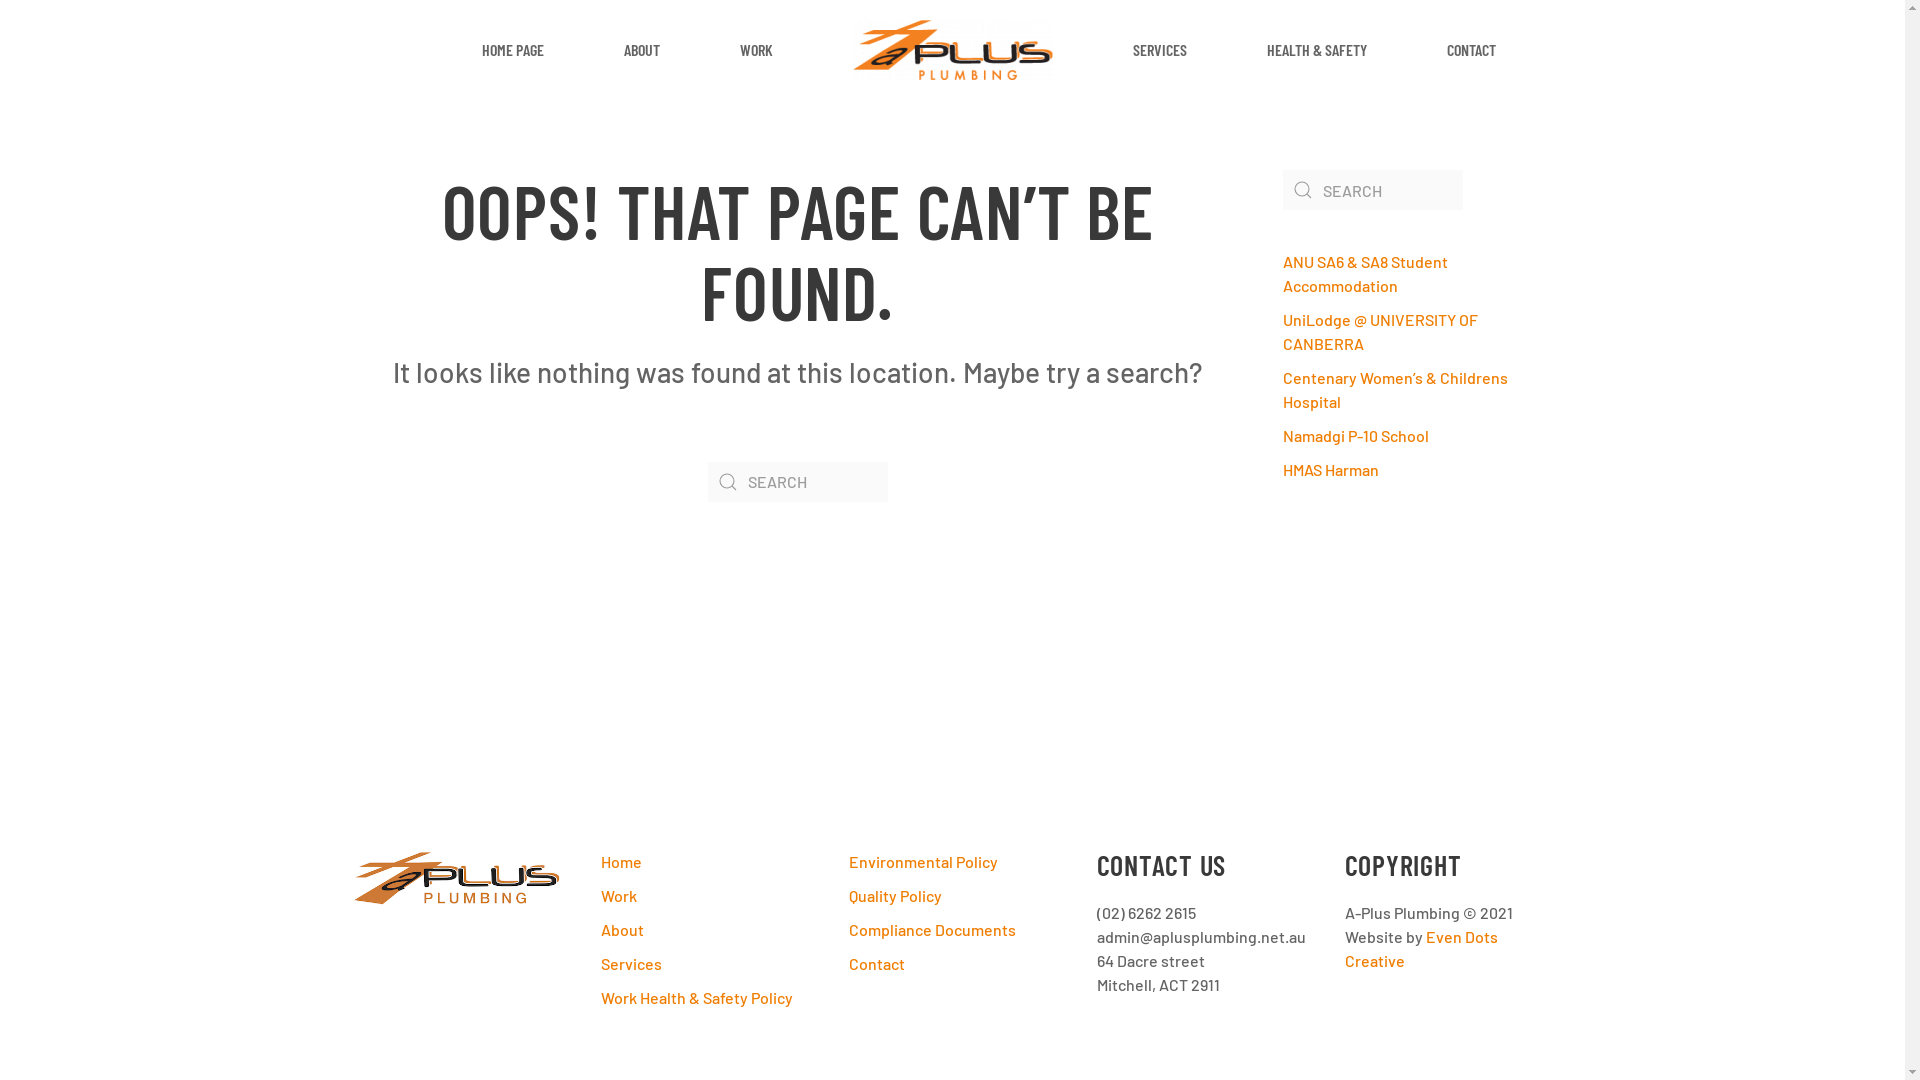  What do you see at coordinates (1158, 49) in the screenshot?
I see `'SERVICES'` at bounding box center [1158, 49].